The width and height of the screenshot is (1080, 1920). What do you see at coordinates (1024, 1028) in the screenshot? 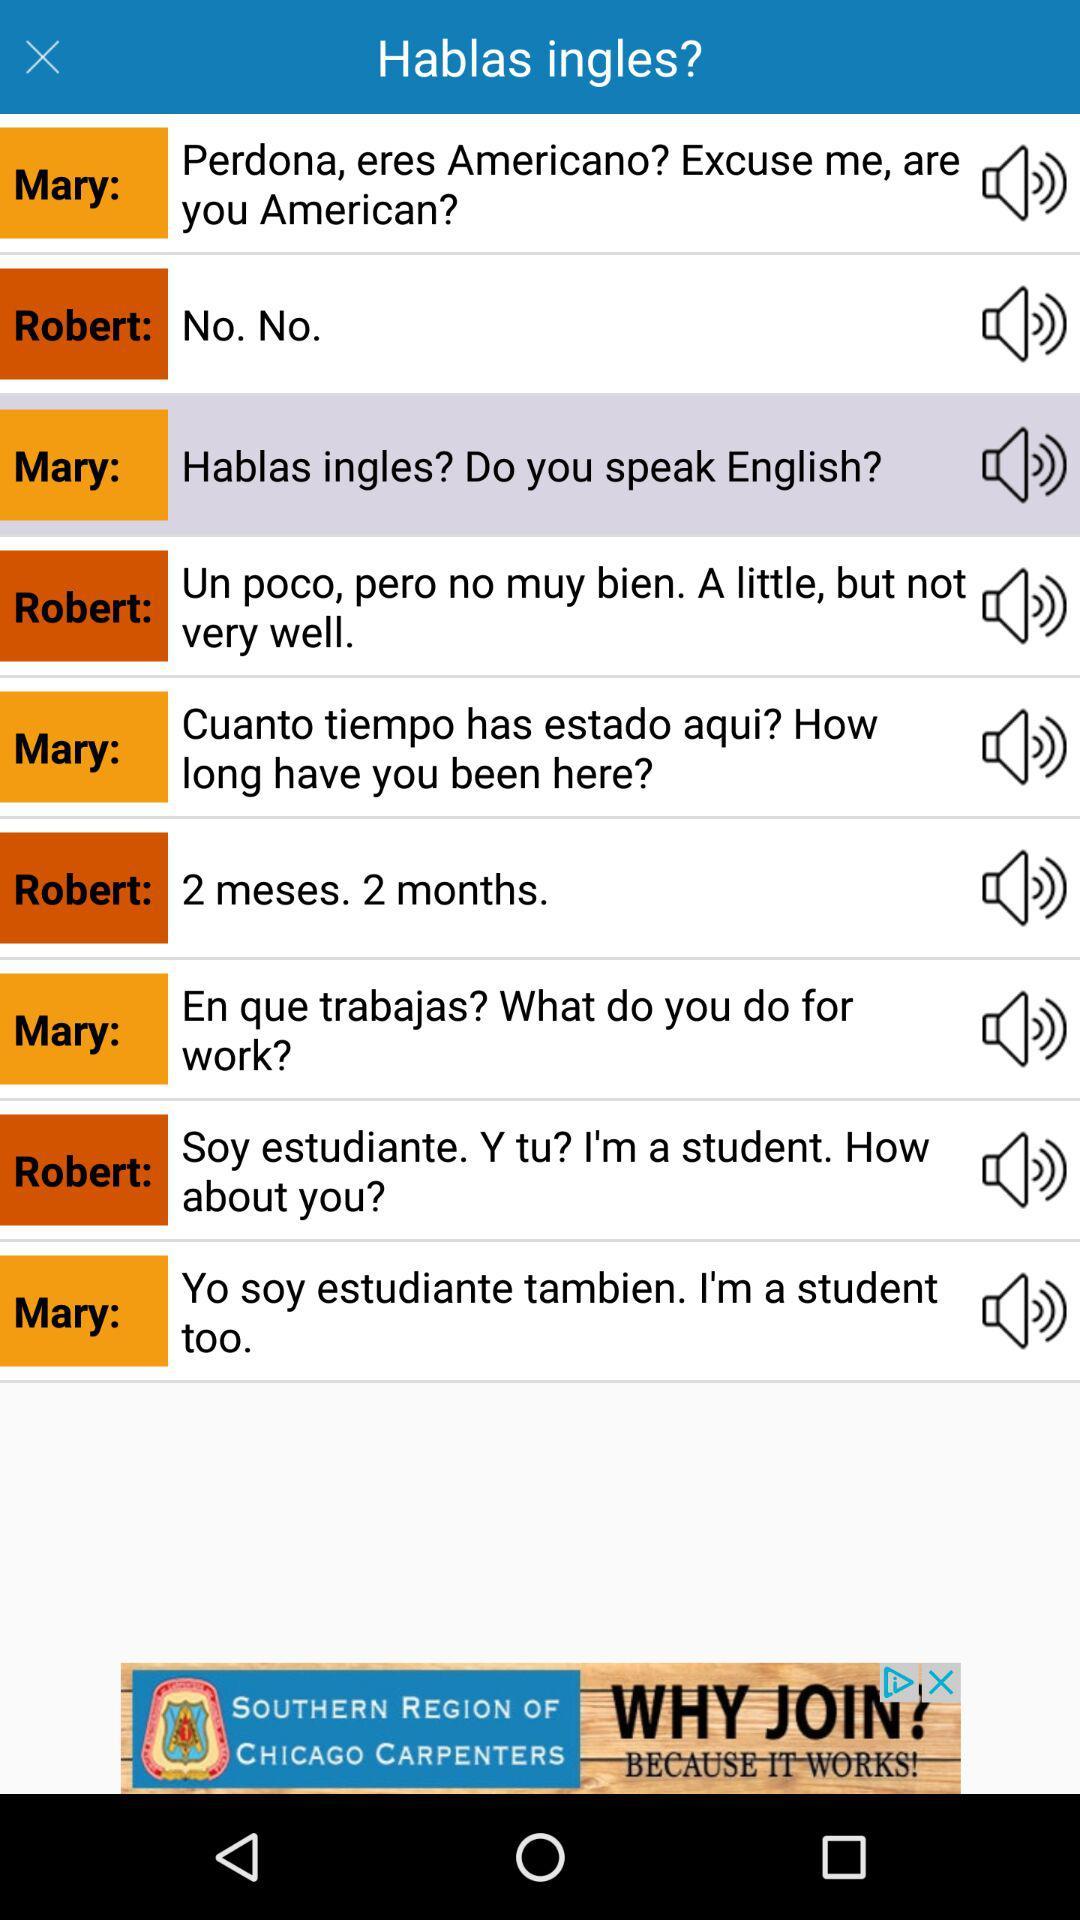
I see `this audio` at bounding box center [1024, 1028].